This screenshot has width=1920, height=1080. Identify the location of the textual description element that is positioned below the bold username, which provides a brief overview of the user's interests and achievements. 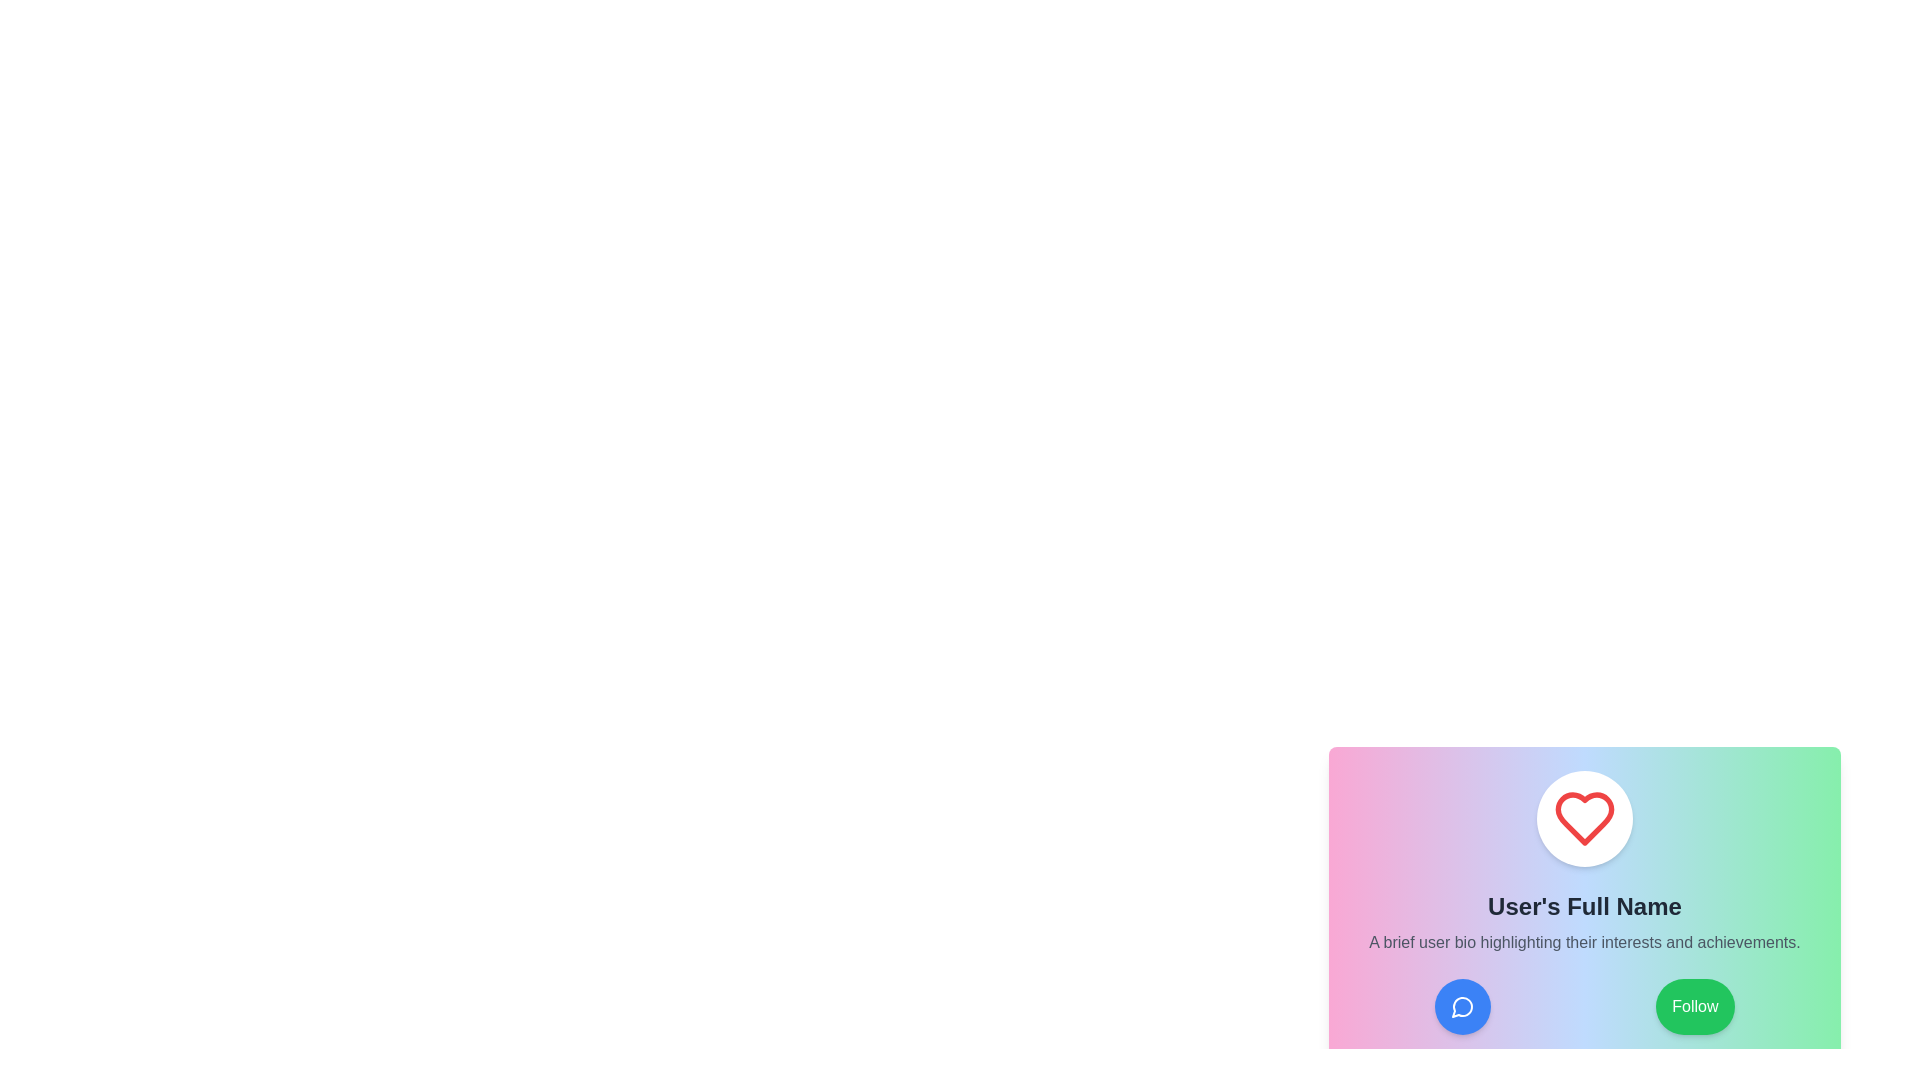
(1583, 942).